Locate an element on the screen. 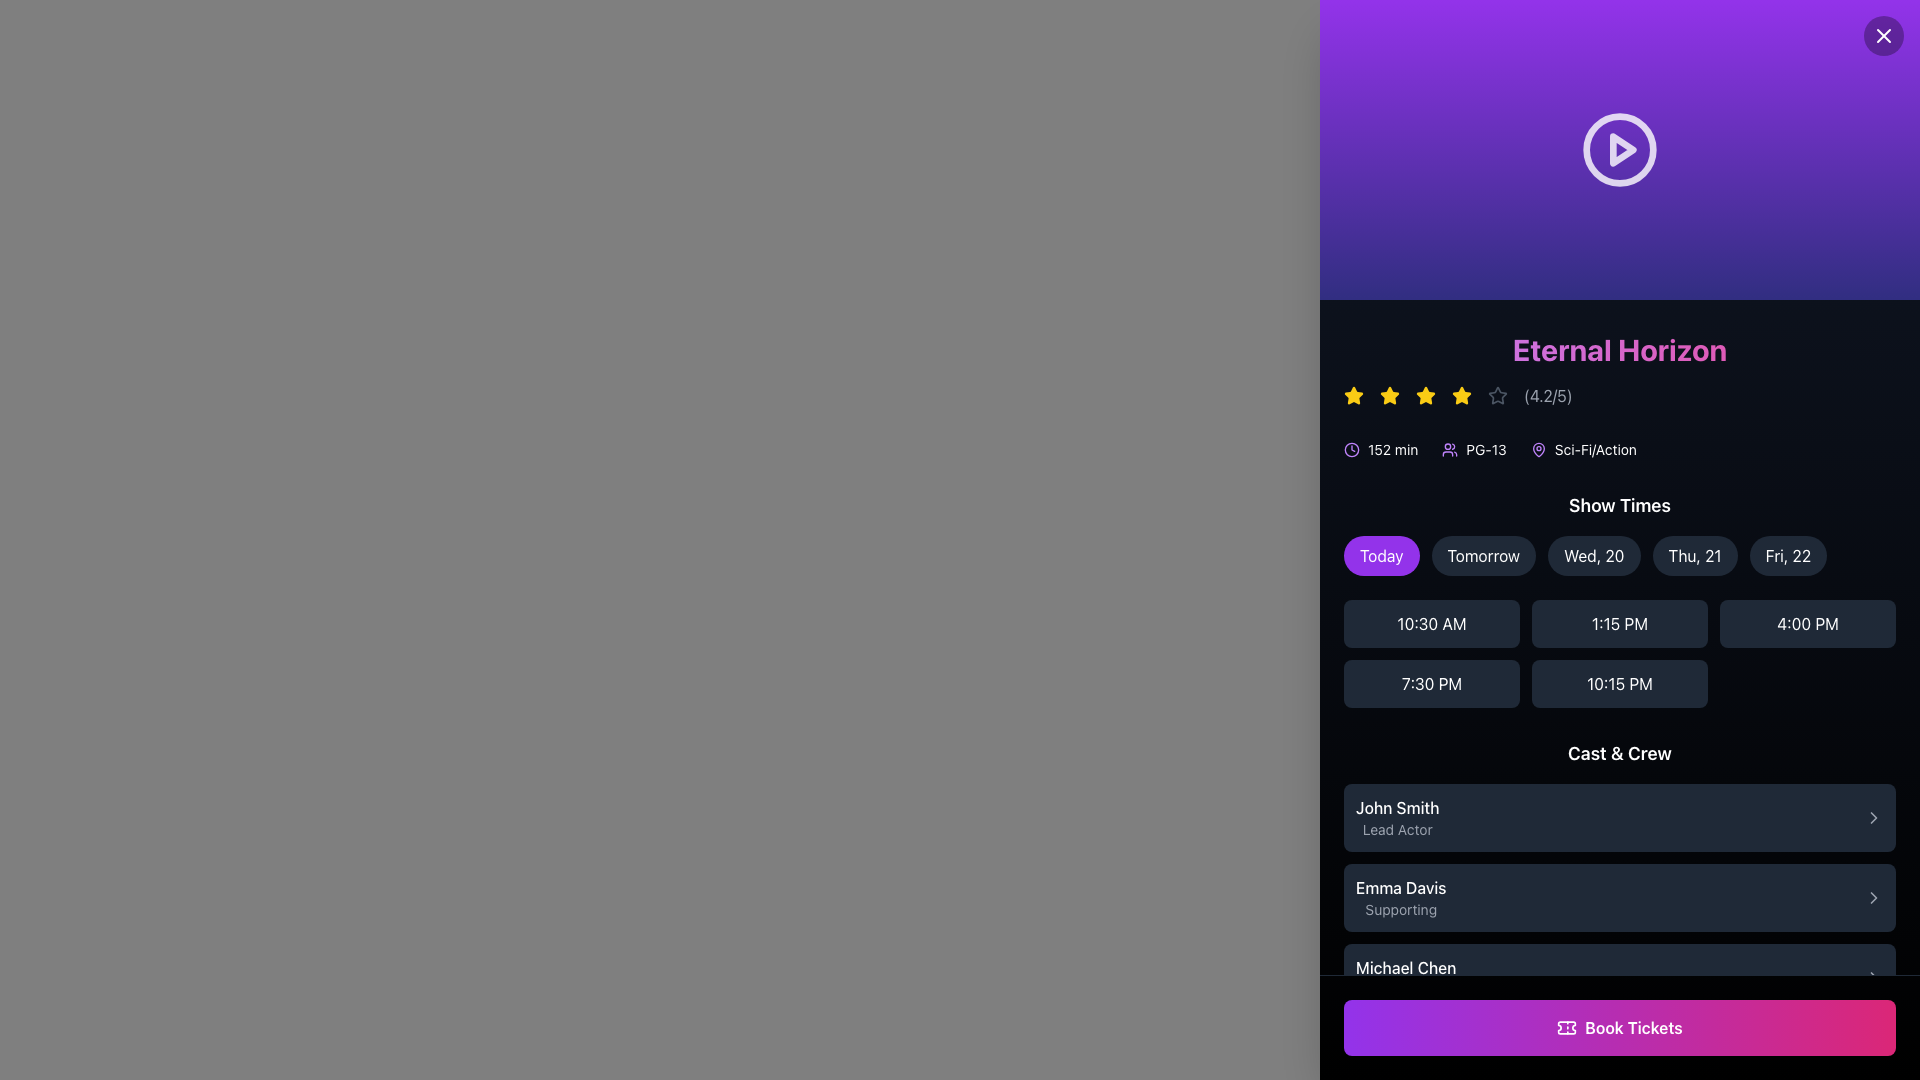  the label indicating the runtime of the movie, which is positioned beneath the rating stars and the title 'Eternal Horizon', as the first element in the row displaying movie information is located at coordinates (1380, 450).